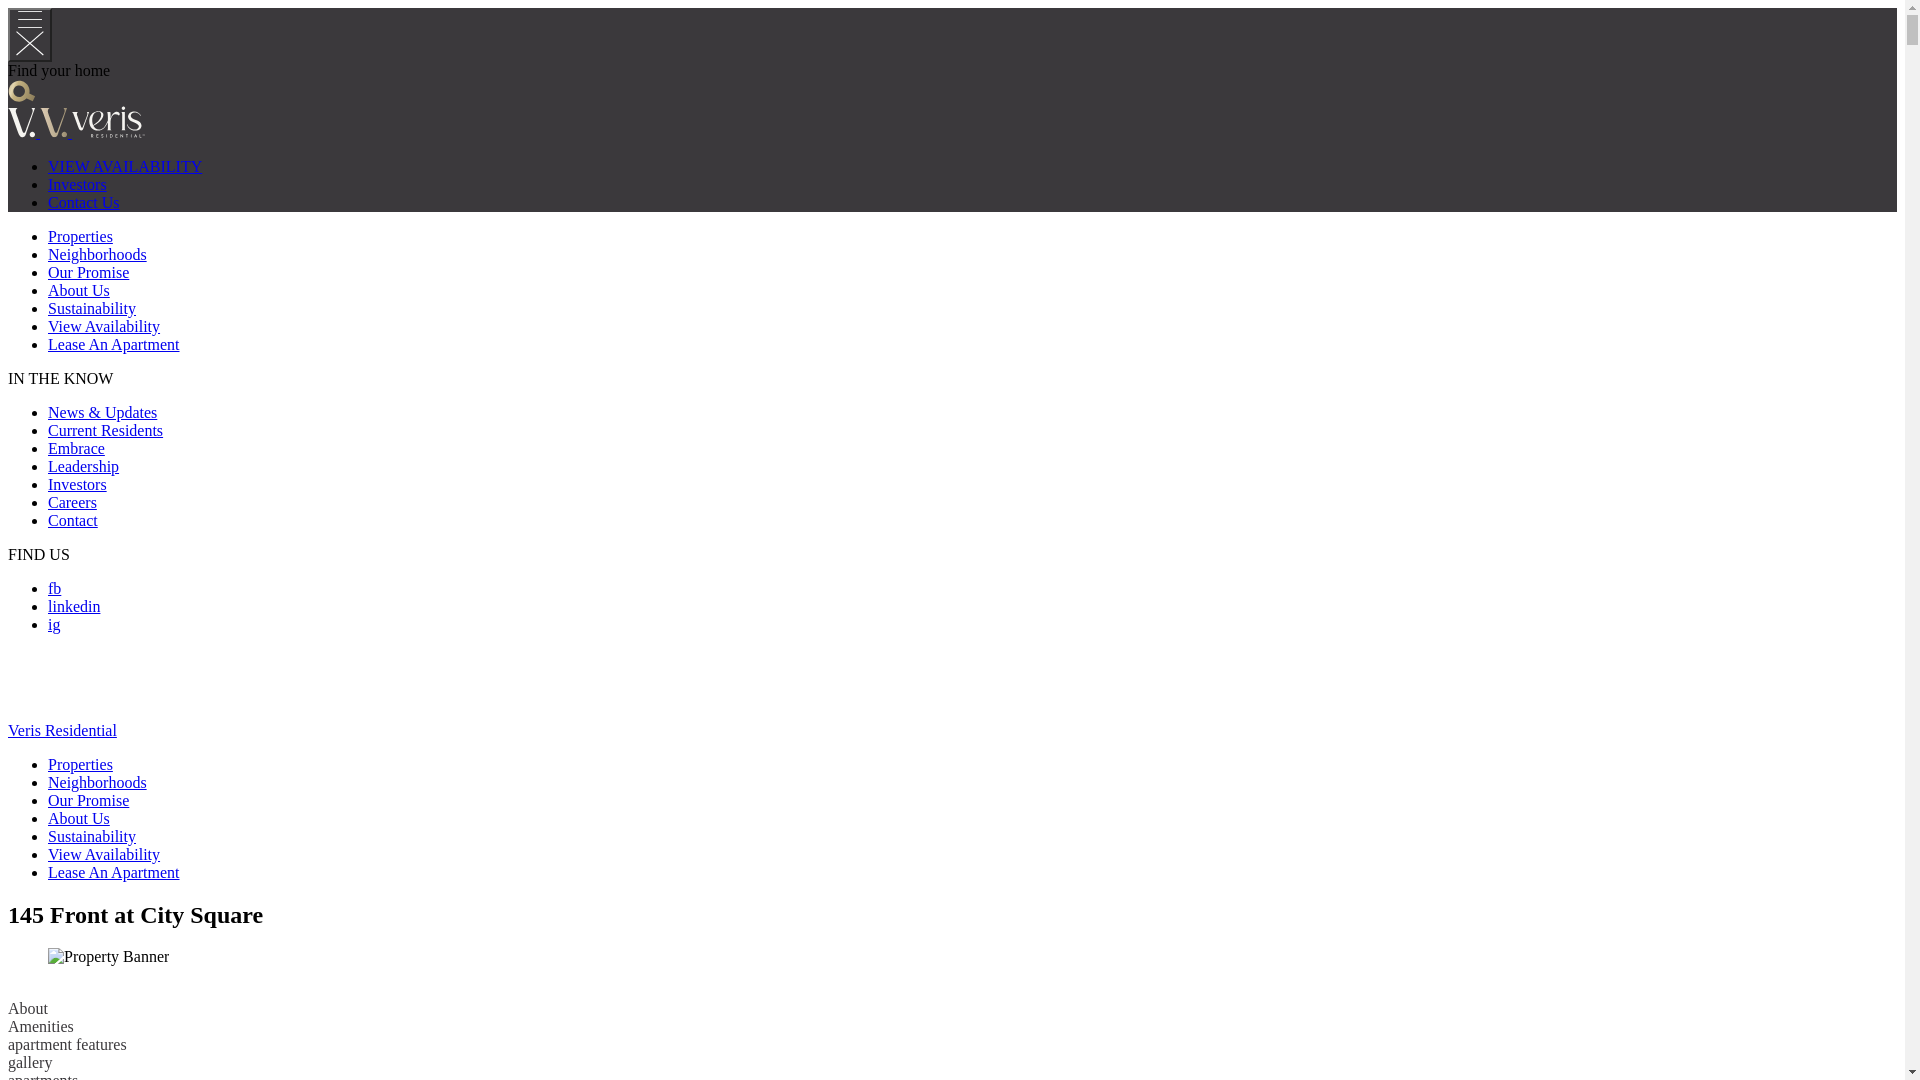 The width and height of the screenshot is (1920, 1080). I want to click on 'linkedin', so click(73, 605).